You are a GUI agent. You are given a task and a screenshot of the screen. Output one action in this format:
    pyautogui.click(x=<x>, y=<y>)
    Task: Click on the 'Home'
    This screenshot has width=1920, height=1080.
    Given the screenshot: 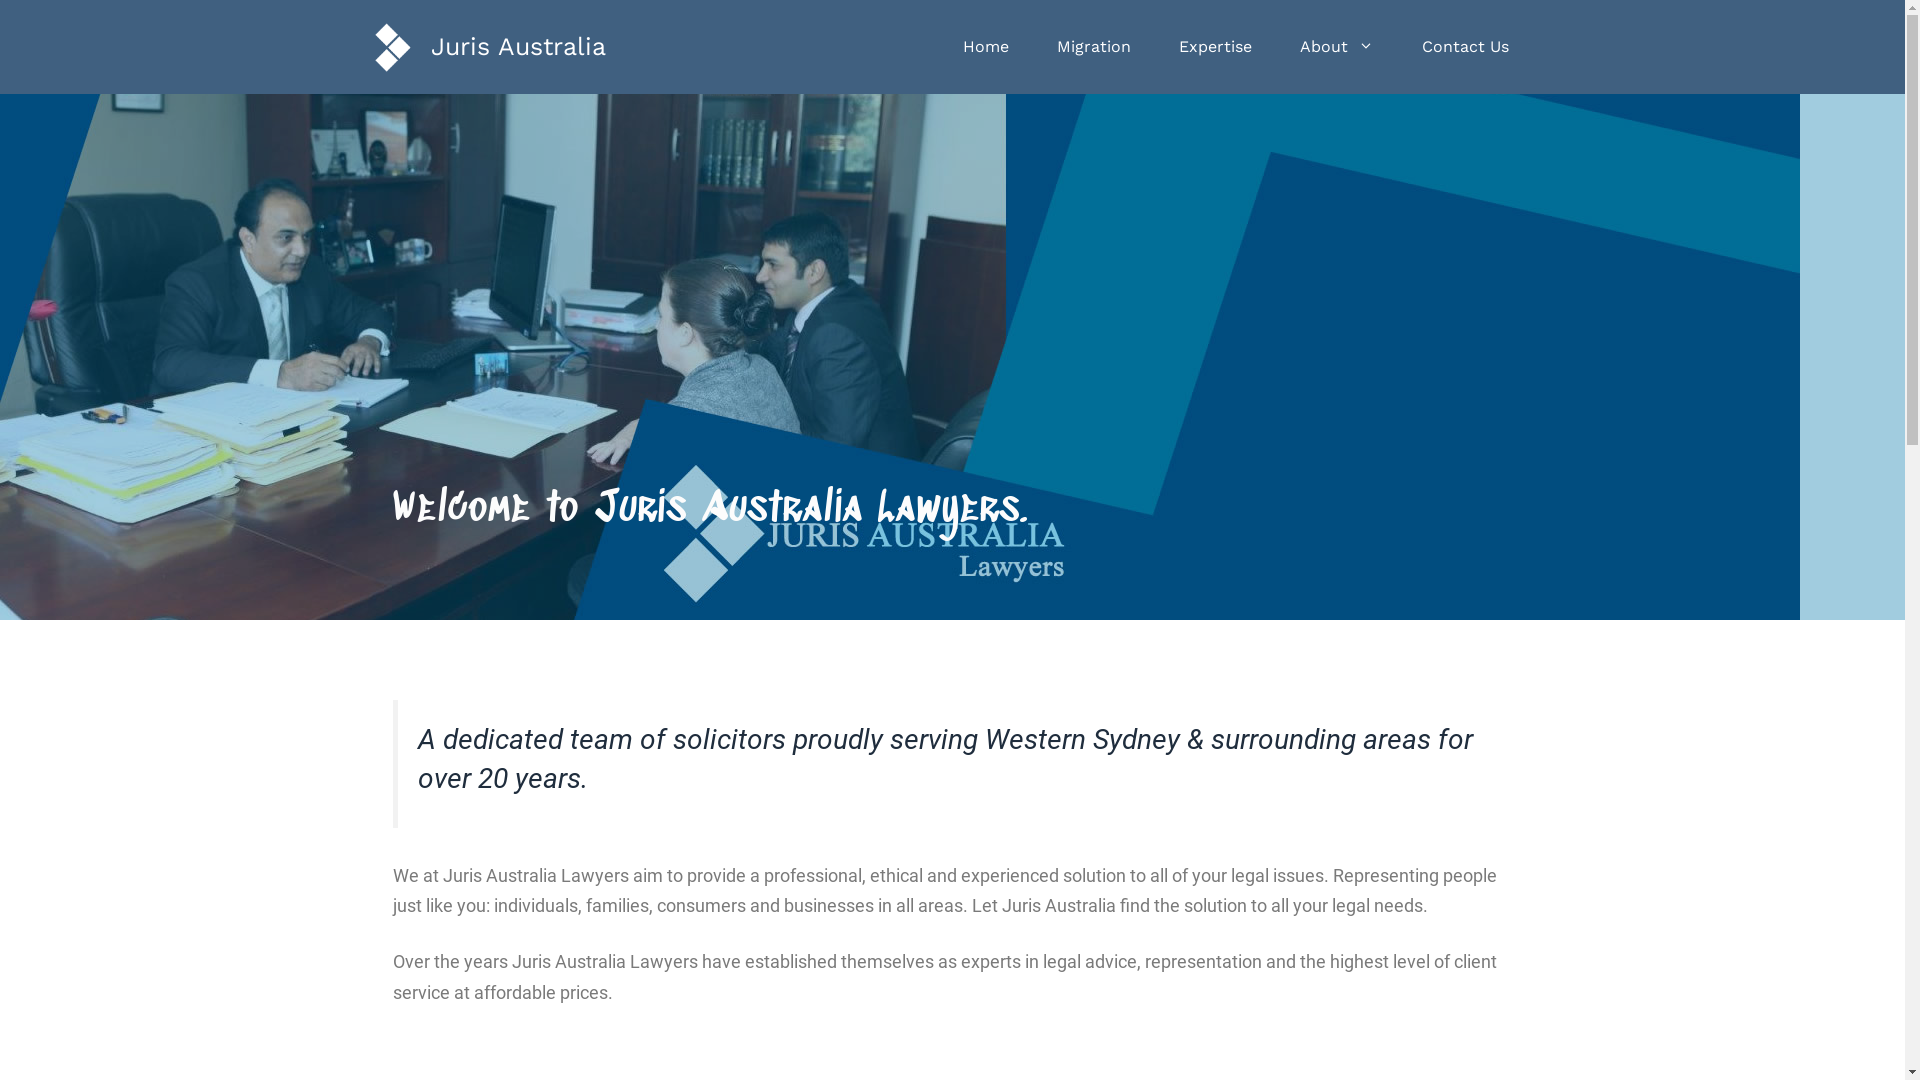 What is the action you would take?
    pyautogui.click(x=984, y=45)
    